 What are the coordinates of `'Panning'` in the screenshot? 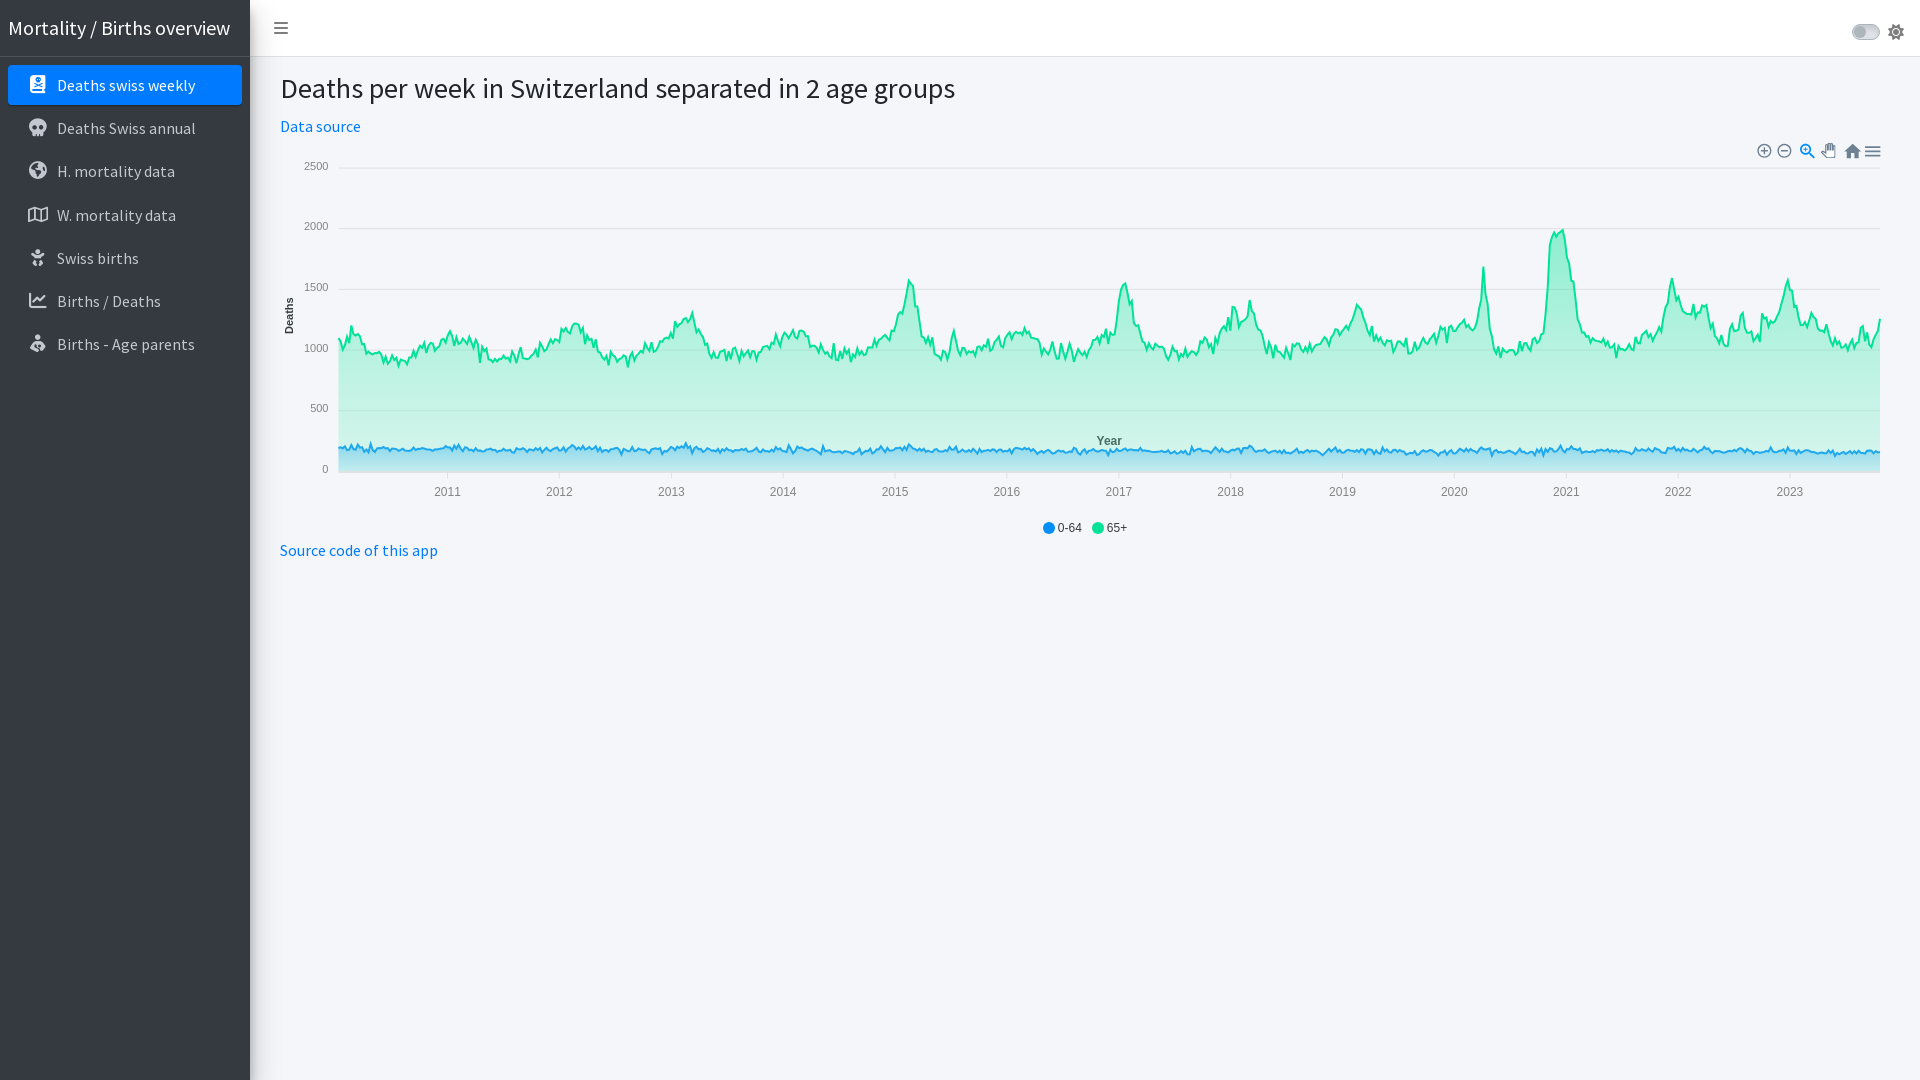 It's located at (1830, 149).